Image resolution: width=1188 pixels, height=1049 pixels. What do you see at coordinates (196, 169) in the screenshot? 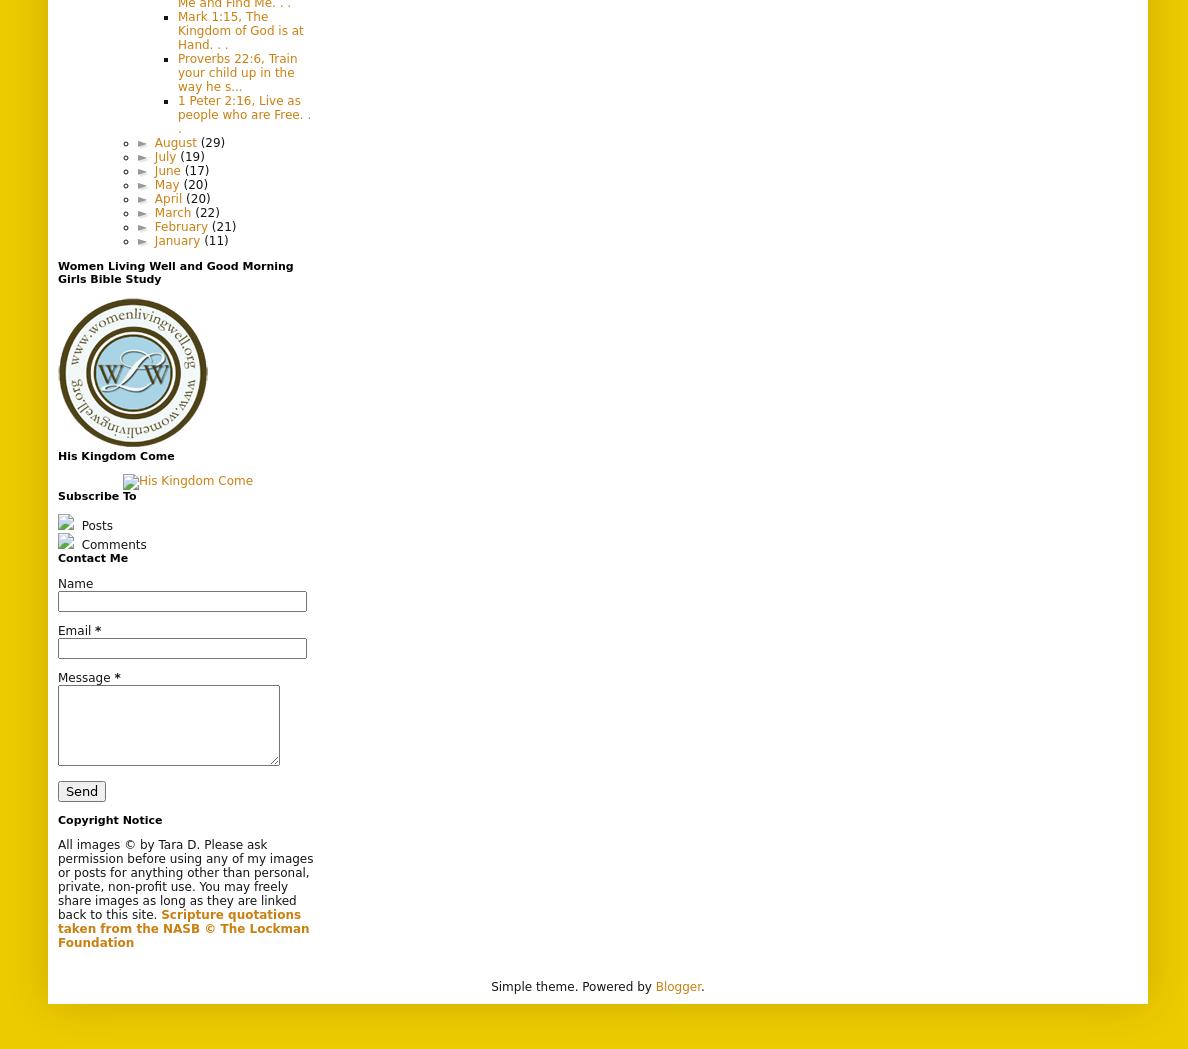
I see `'(17)'` at bounding box center [196, 169].